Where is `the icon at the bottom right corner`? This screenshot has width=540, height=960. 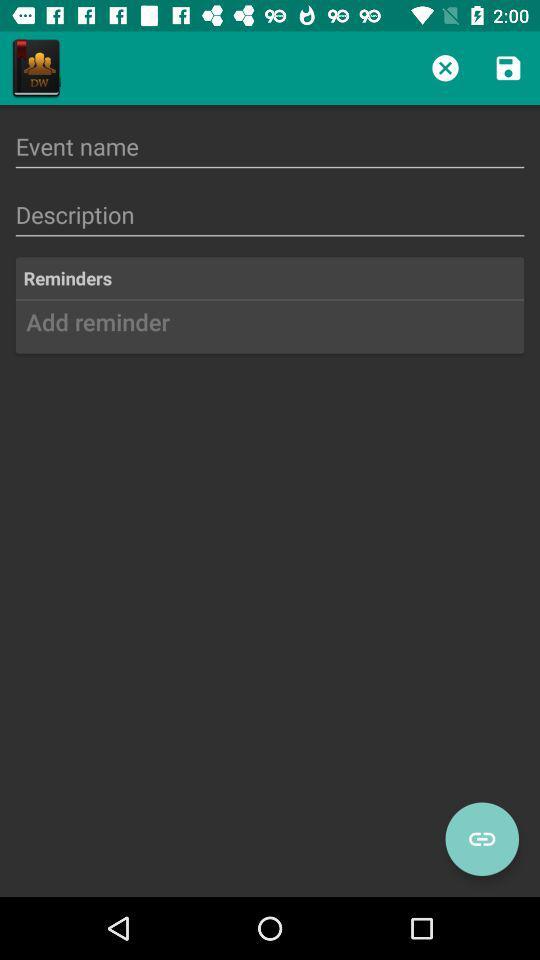
the icon at the bottom right corner is located at coordinates (481, 839).